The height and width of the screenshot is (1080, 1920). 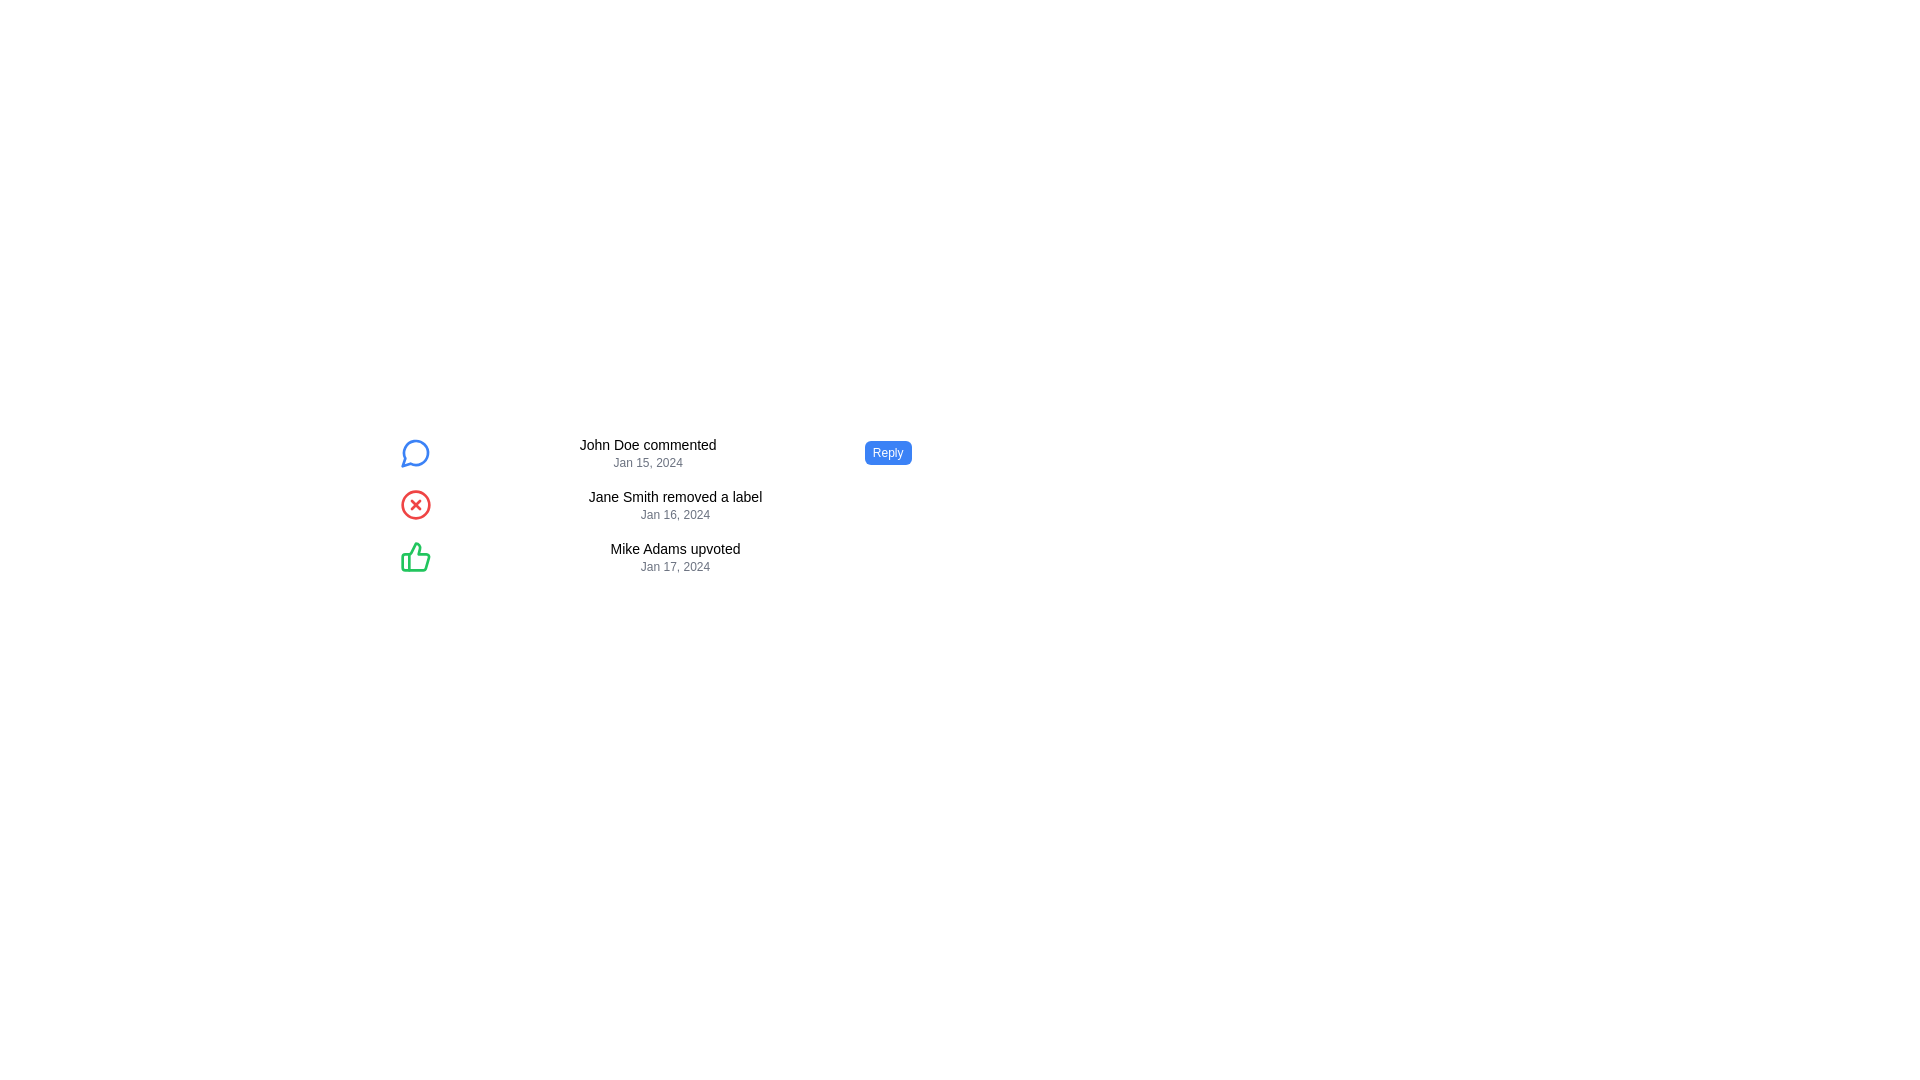 I want to click on the static text label displaying a comment by 'John Doe', which is positioned to the right of a speech bubble icon, so click(x=648, y=443).